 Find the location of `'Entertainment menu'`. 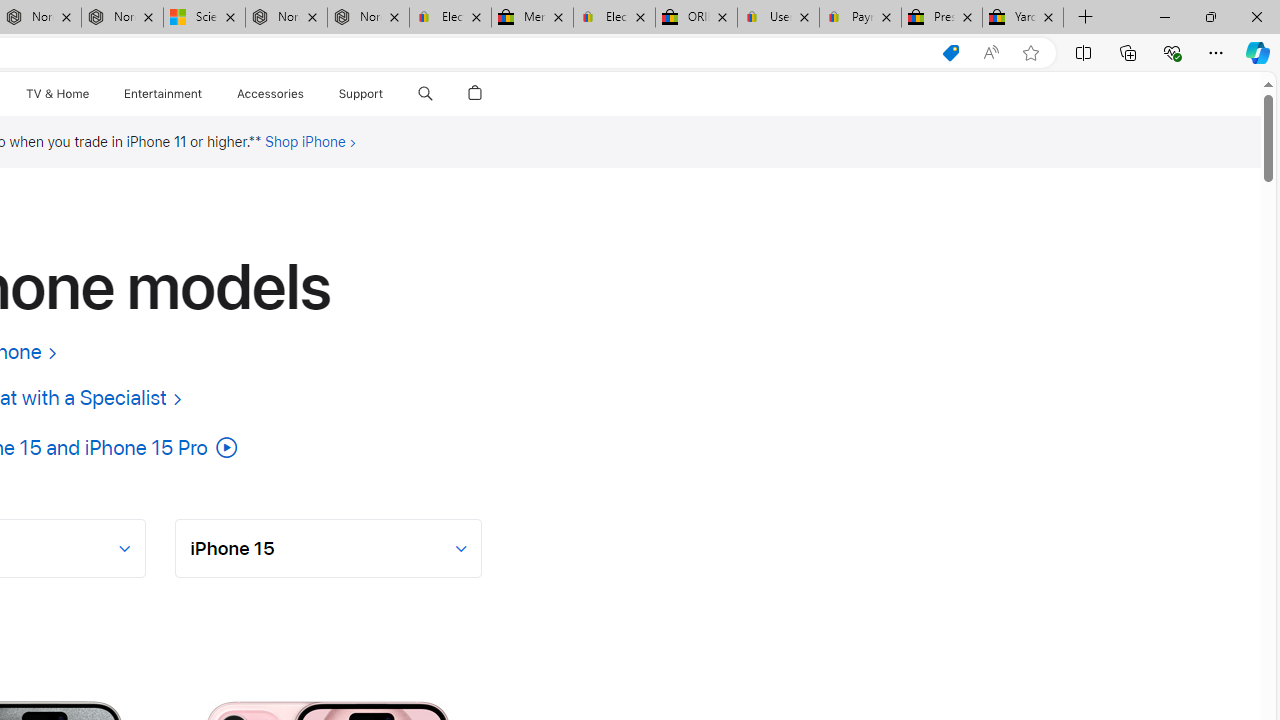

'Entertainment menu' is located at coordinates (206, 93).